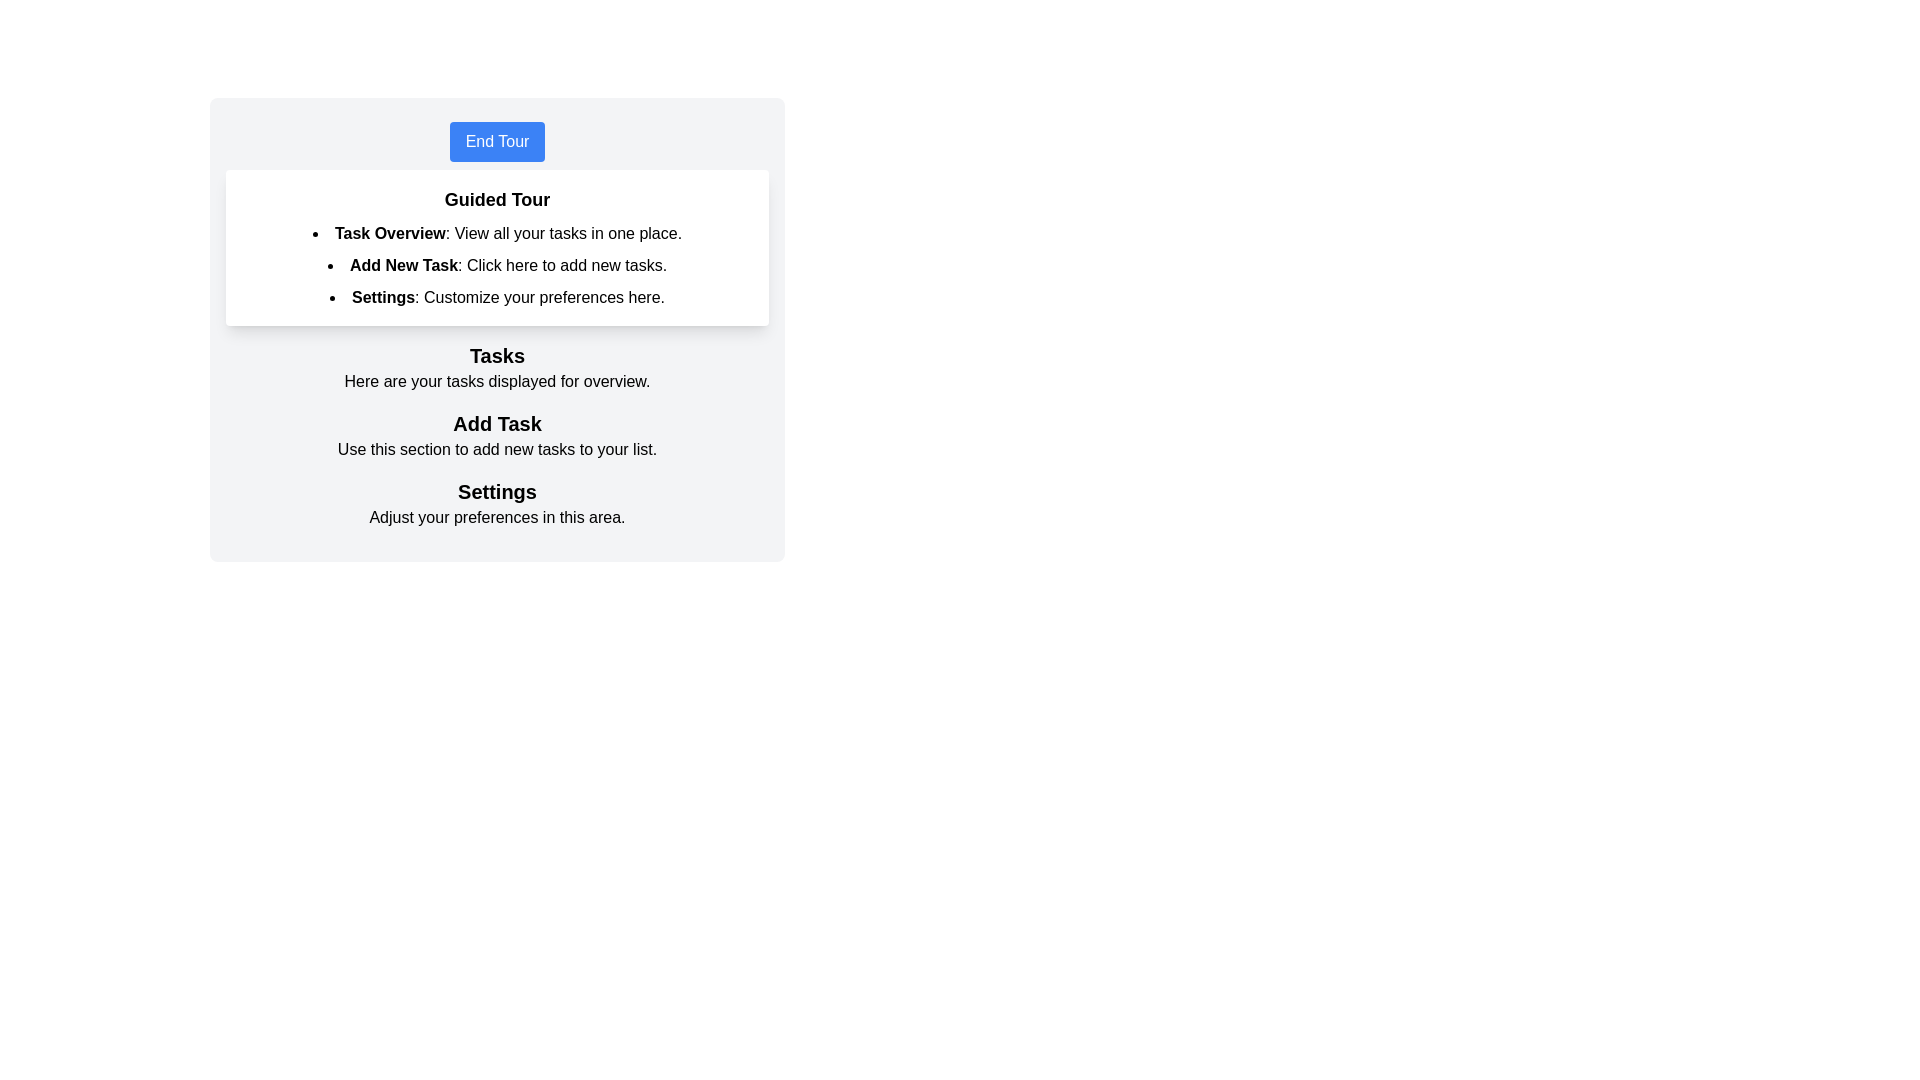 This screenshot has width=1920, height=1080. What do you see at coordinates (497, 503) in the screenshot?
I see `the static text section labeled 'Settings' that provides informative content about adjusting preferences` at bounding box center [497, 503].